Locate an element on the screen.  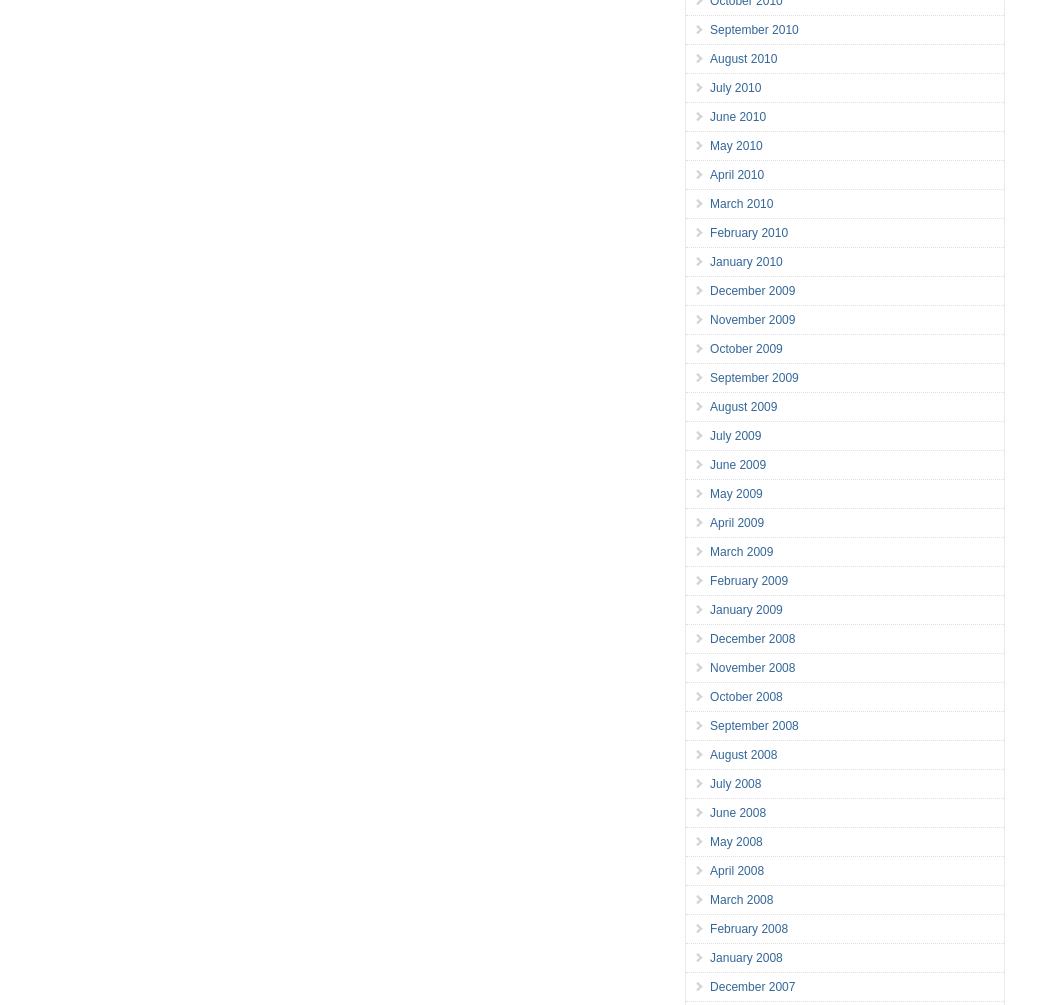
'February 2010' is located at coordinates (747, 231).